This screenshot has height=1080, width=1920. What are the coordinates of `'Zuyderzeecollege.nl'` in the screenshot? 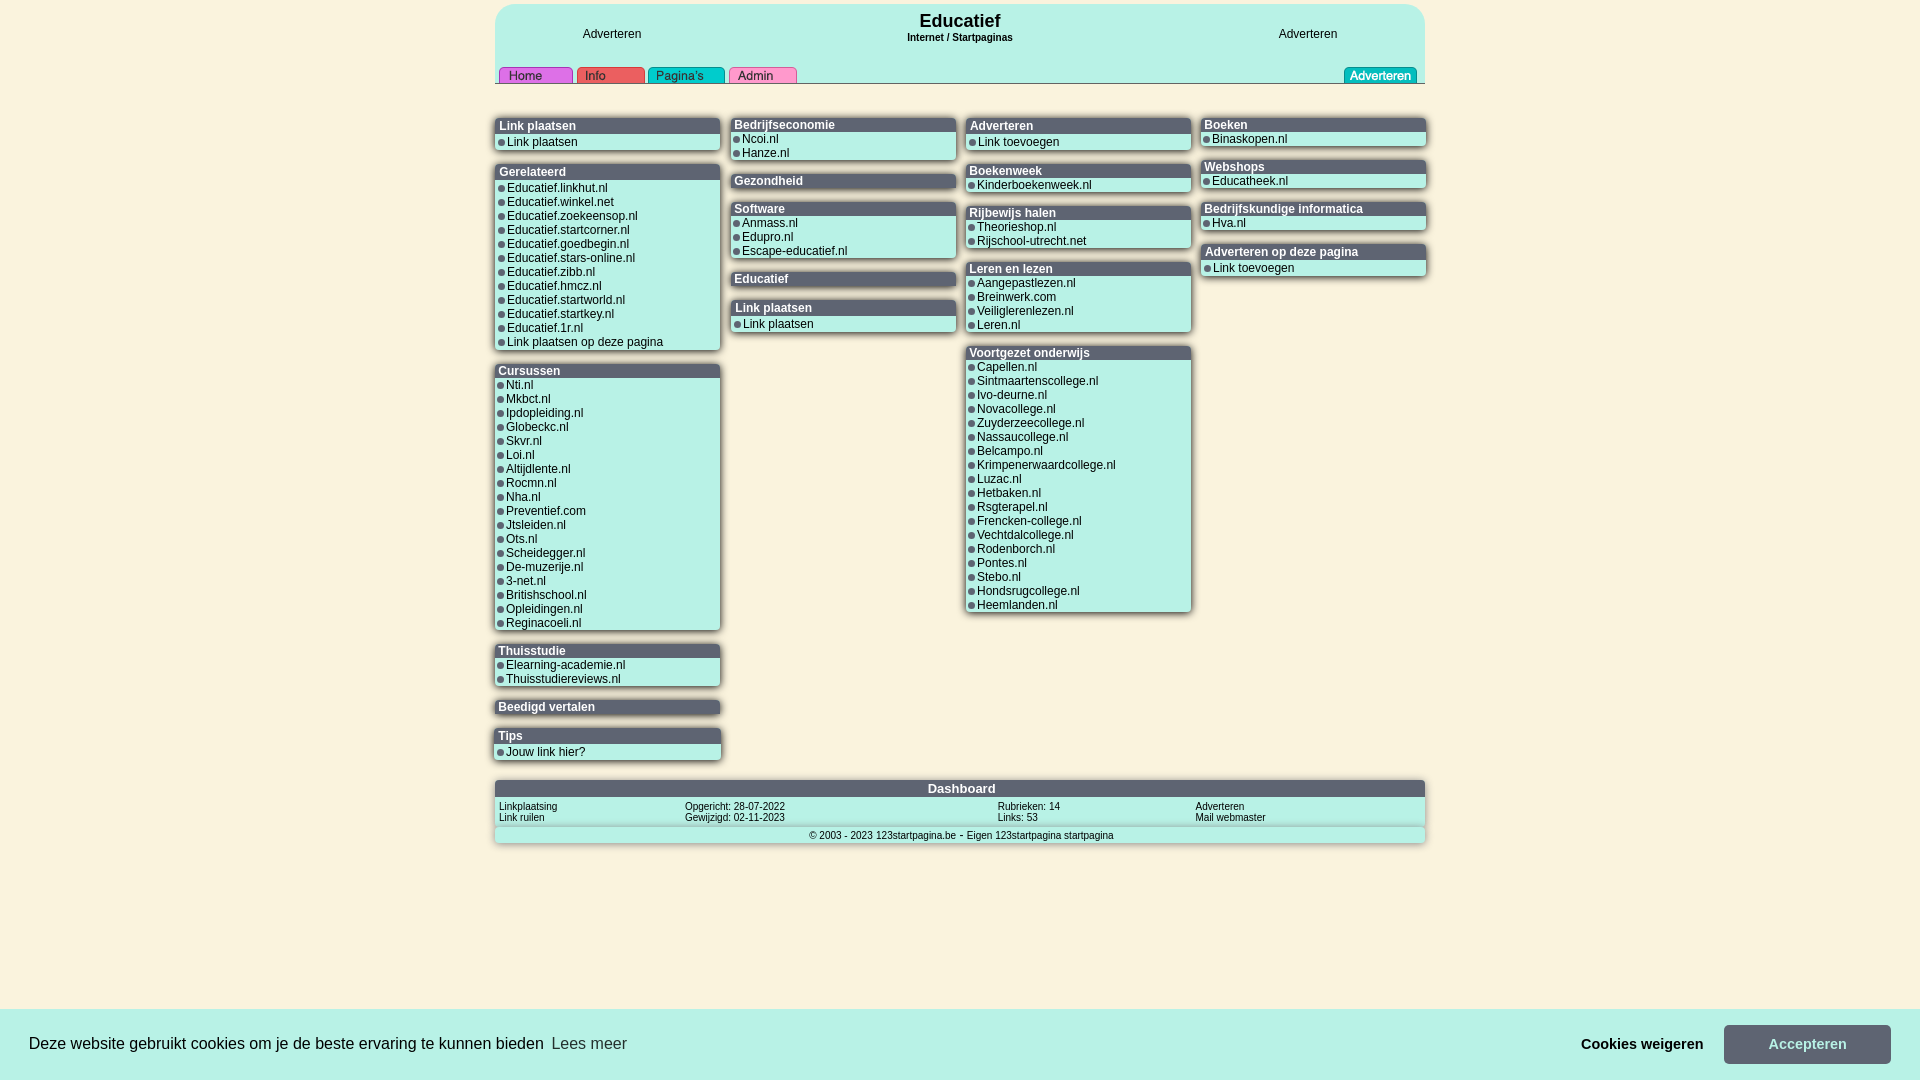 It's located at (1030, 422).